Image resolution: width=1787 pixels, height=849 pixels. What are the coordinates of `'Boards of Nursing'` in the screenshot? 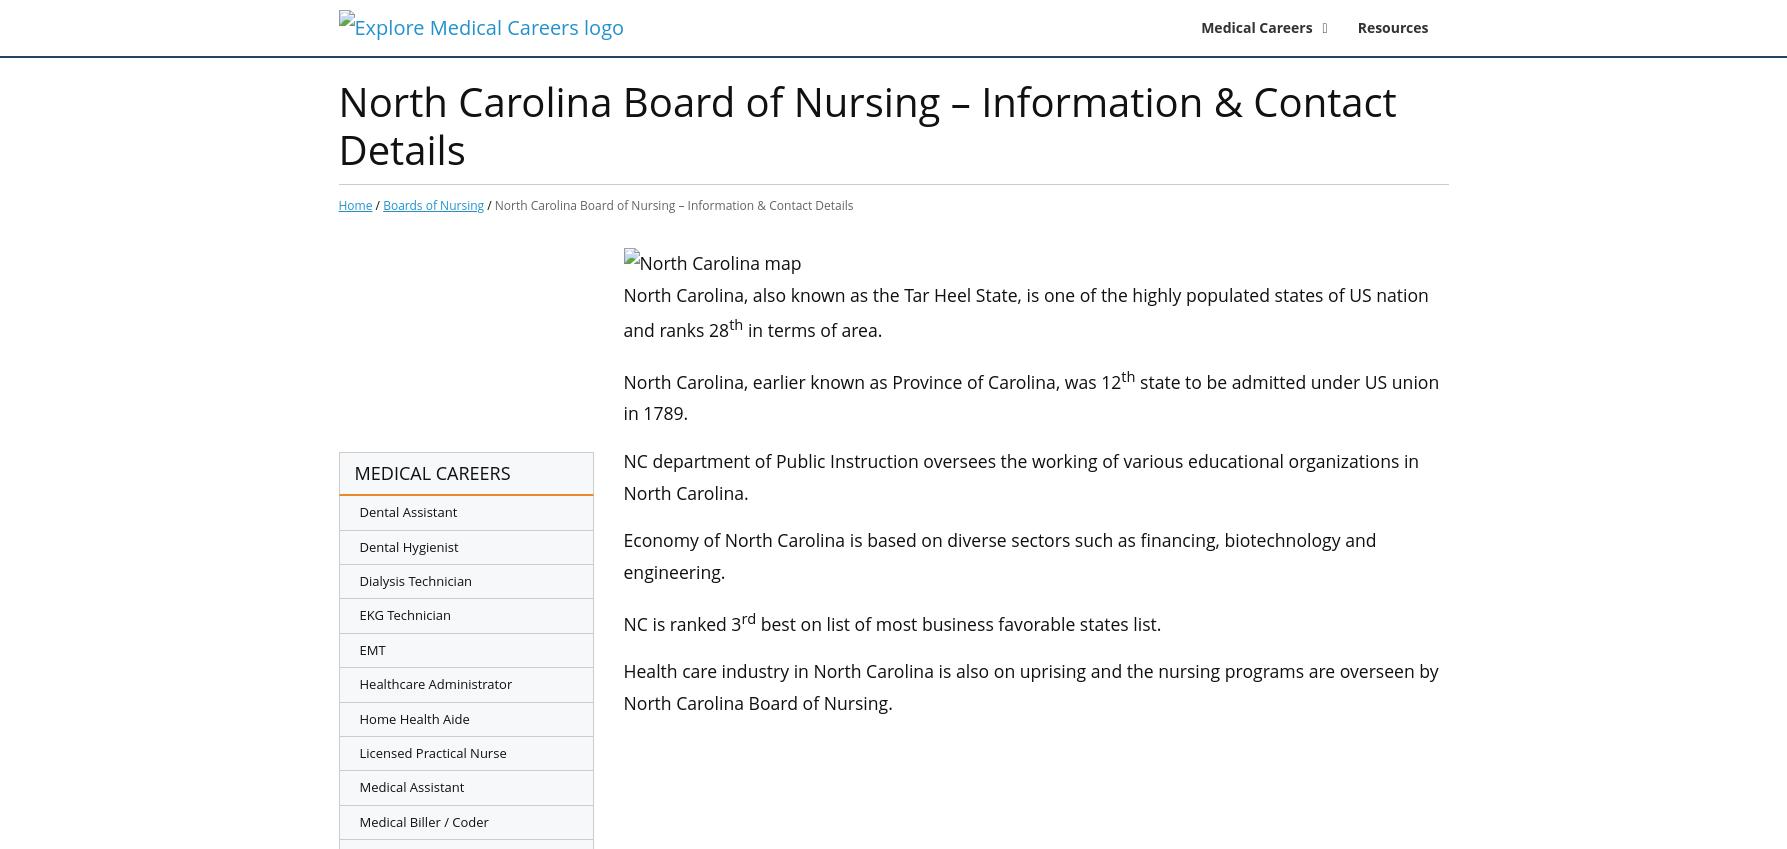 It's located at (433, 204).